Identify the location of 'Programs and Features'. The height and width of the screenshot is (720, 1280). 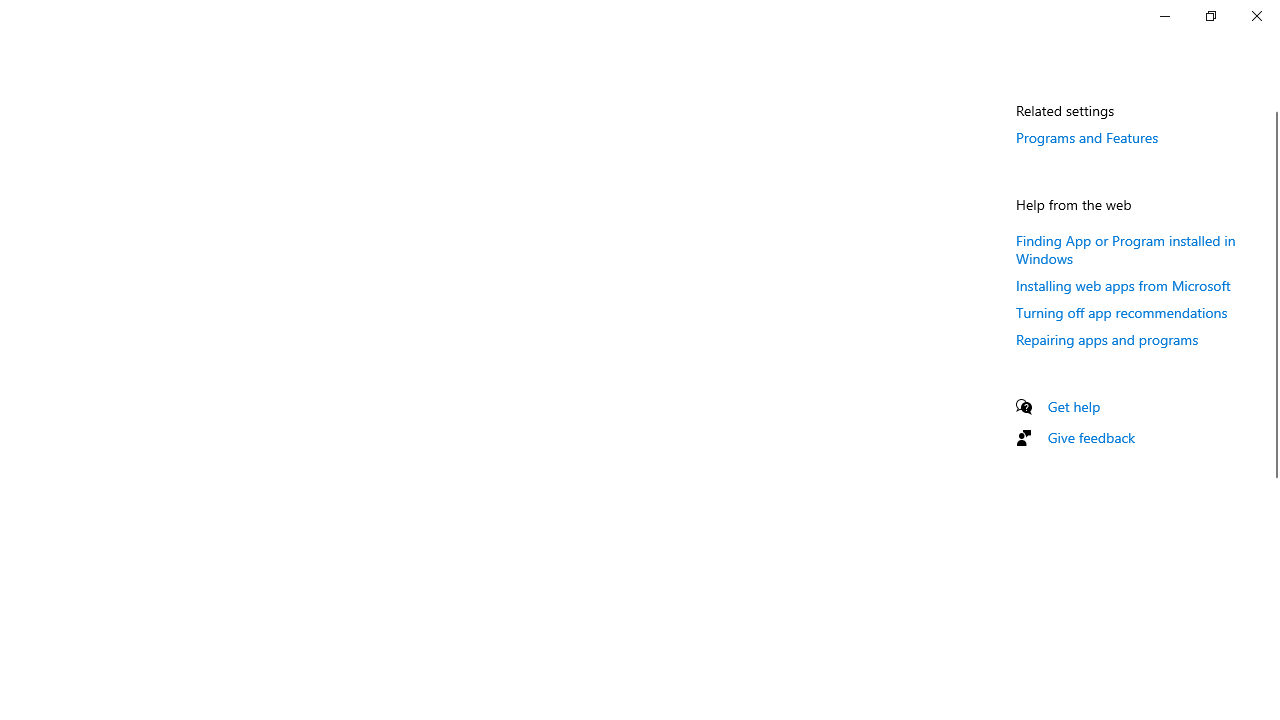
(1086, 136).